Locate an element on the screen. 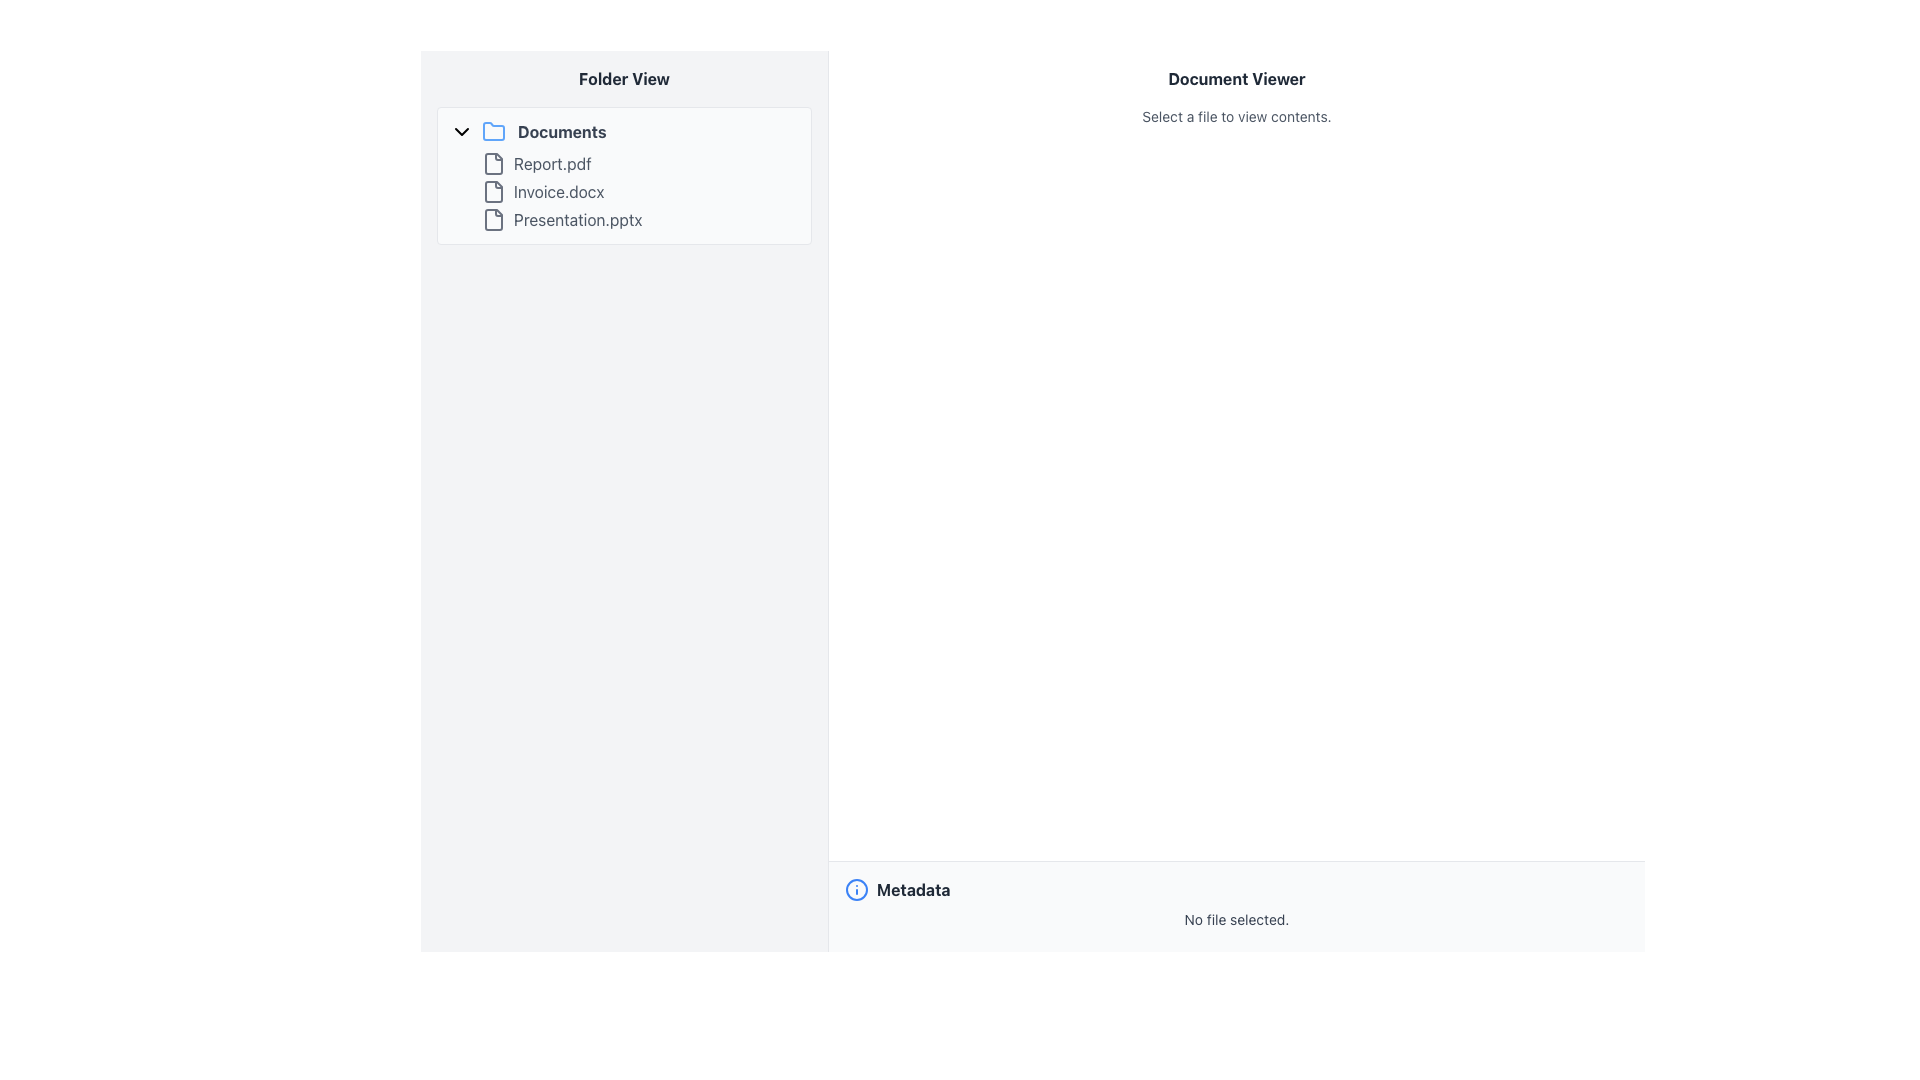 The image size is (1920, 1080). the text label 'Document Viewer', which is a prominent title header displayed in bold dark gray, positioned at the top of the right-hand section of the interface is located at coordinates (1236, 77).